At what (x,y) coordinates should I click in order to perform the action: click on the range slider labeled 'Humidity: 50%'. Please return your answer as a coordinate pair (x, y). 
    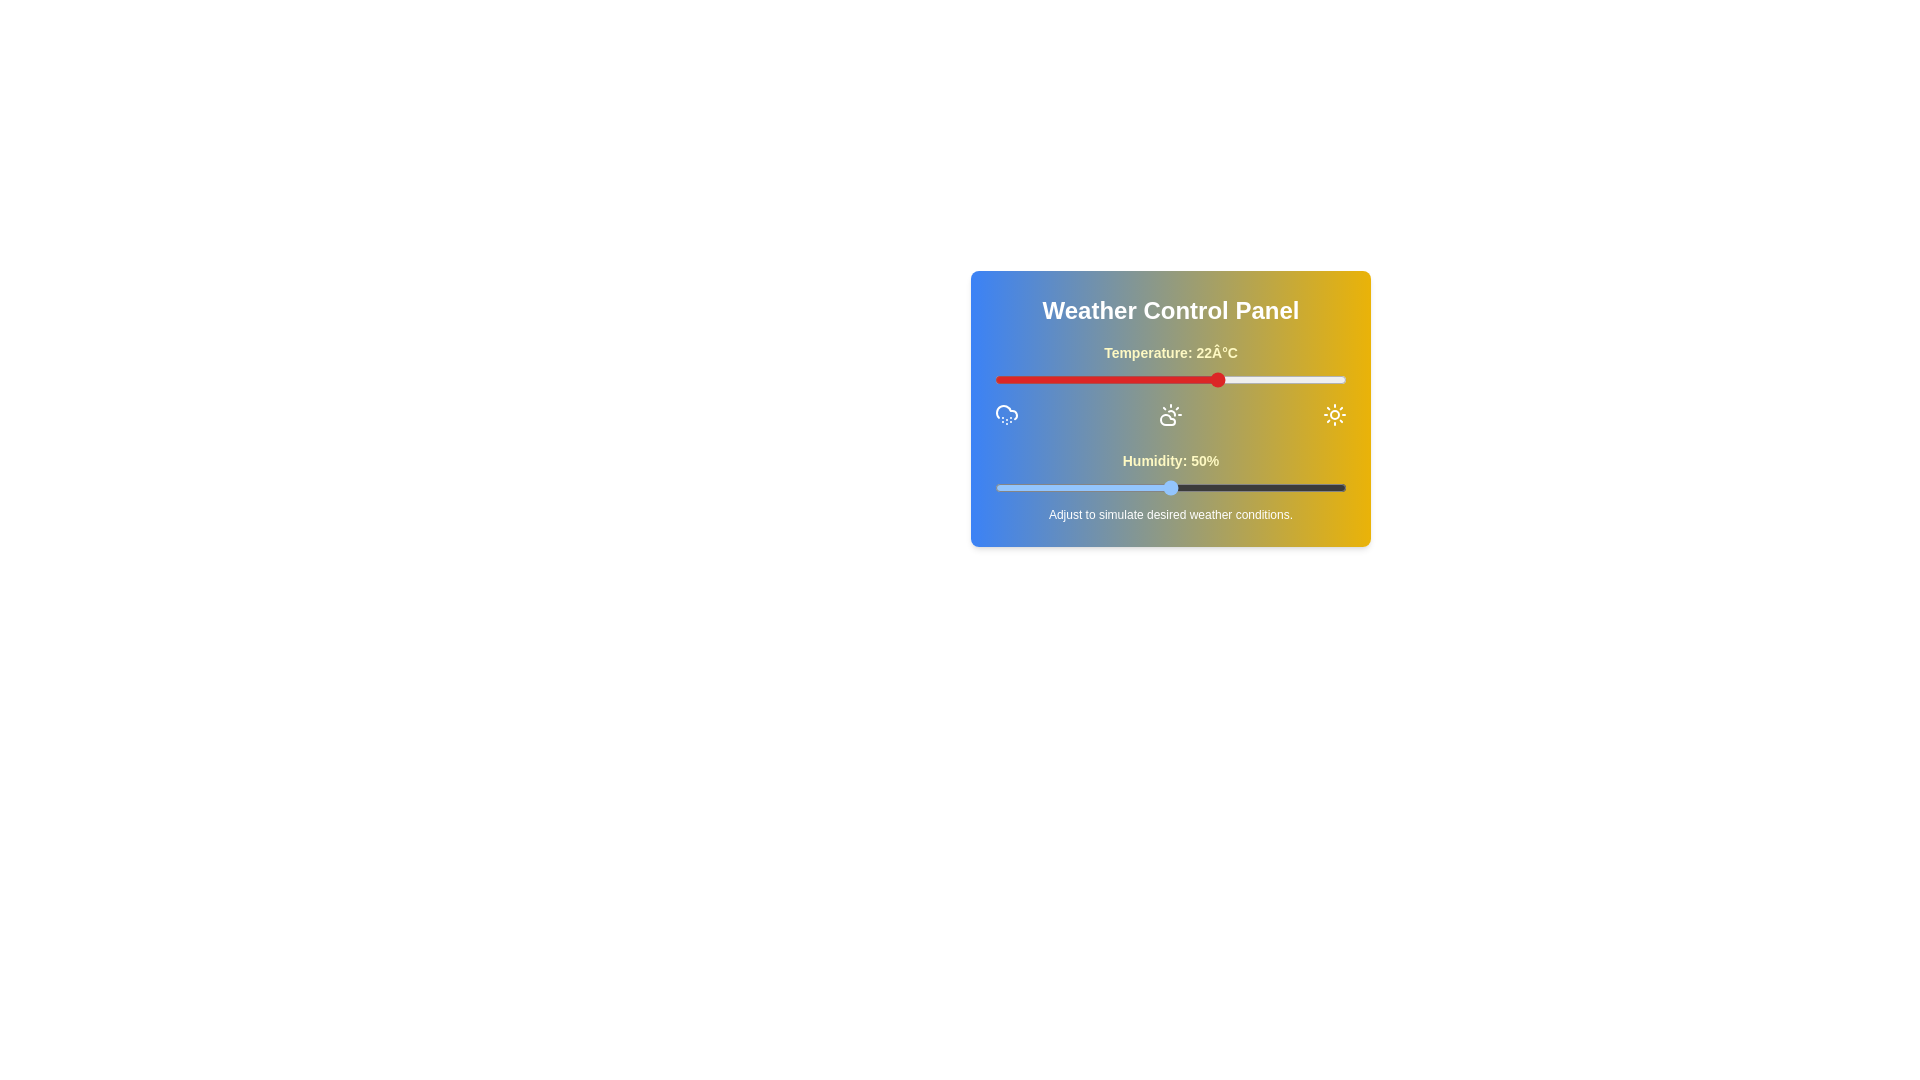
    Looking at the image, I should click on (1171, 486).